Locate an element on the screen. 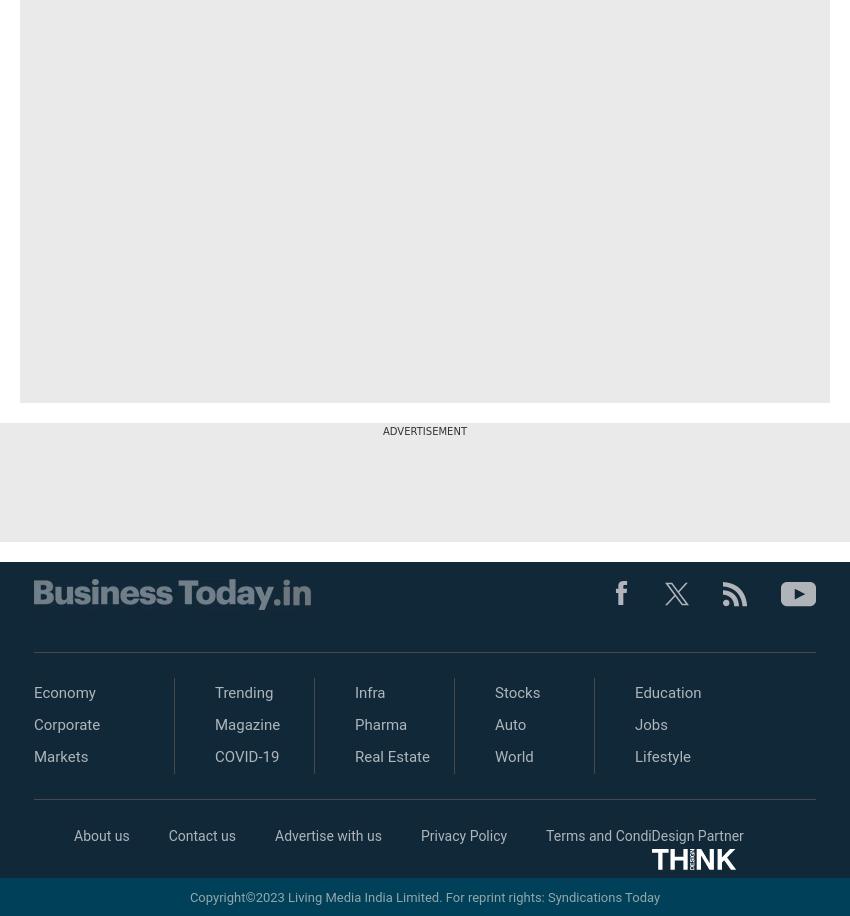 This screenshot has width=850, height=916. 'Jobs' is located at coordinates (651, 725).